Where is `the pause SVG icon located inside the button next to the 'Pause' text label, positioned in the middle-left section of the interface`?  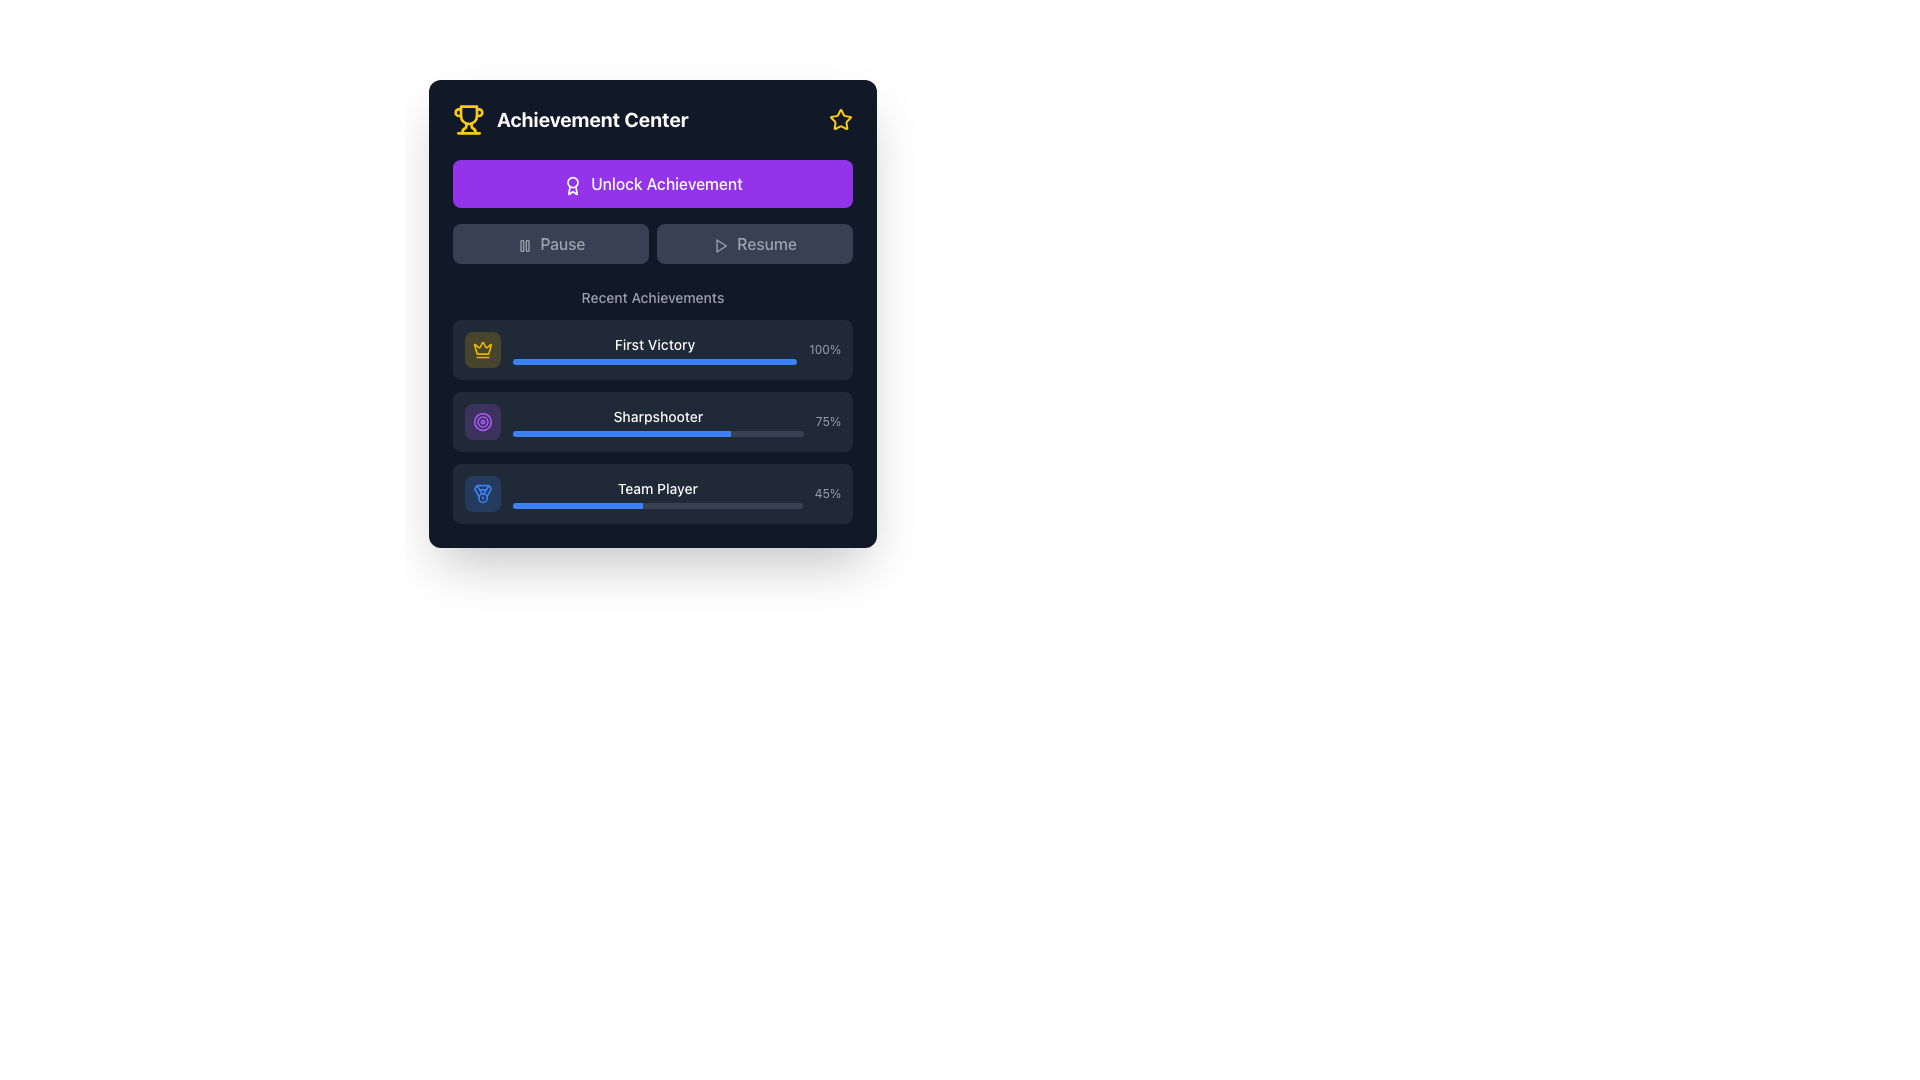
the pause SVG icon located inside the button next to the 'Pause' text label, positioned in the middle-left section of the interface is located at coordinates (524, 244).